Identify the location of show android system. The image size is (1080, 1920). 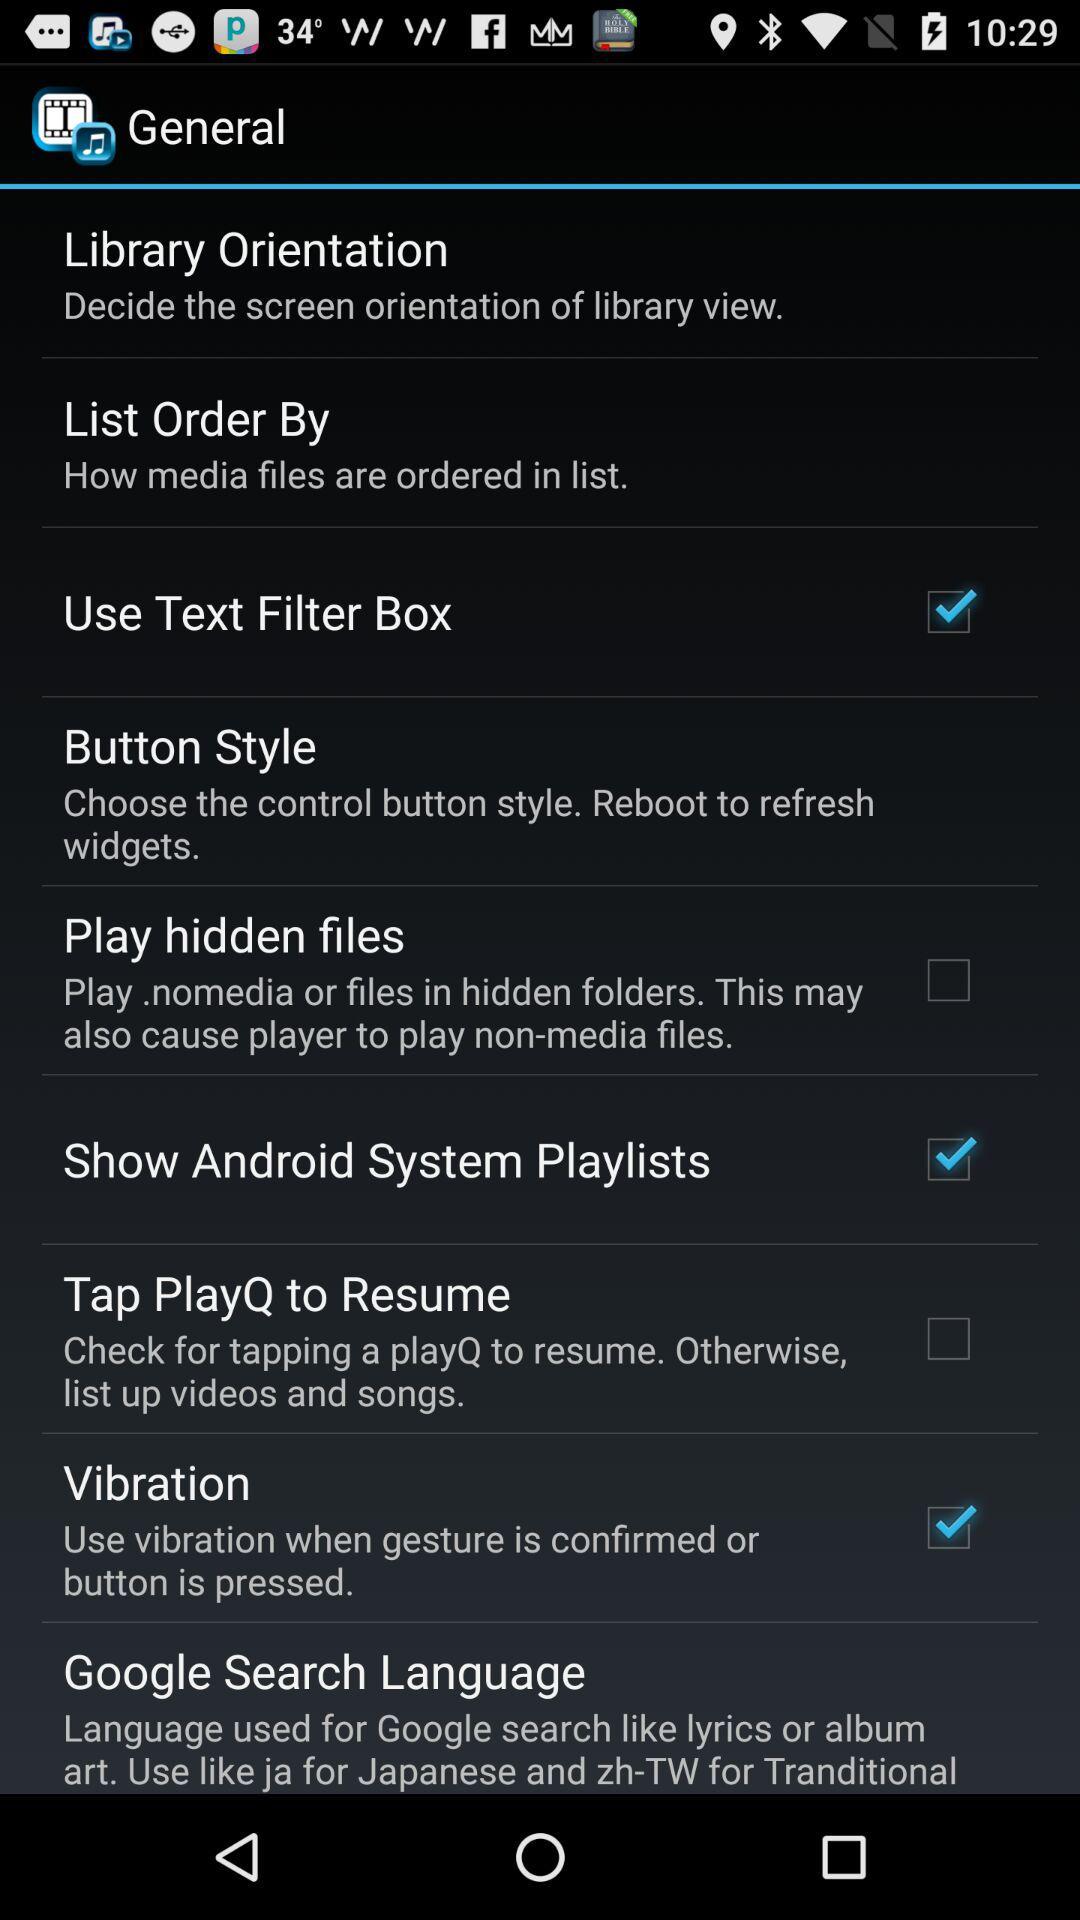
(386, 1159).